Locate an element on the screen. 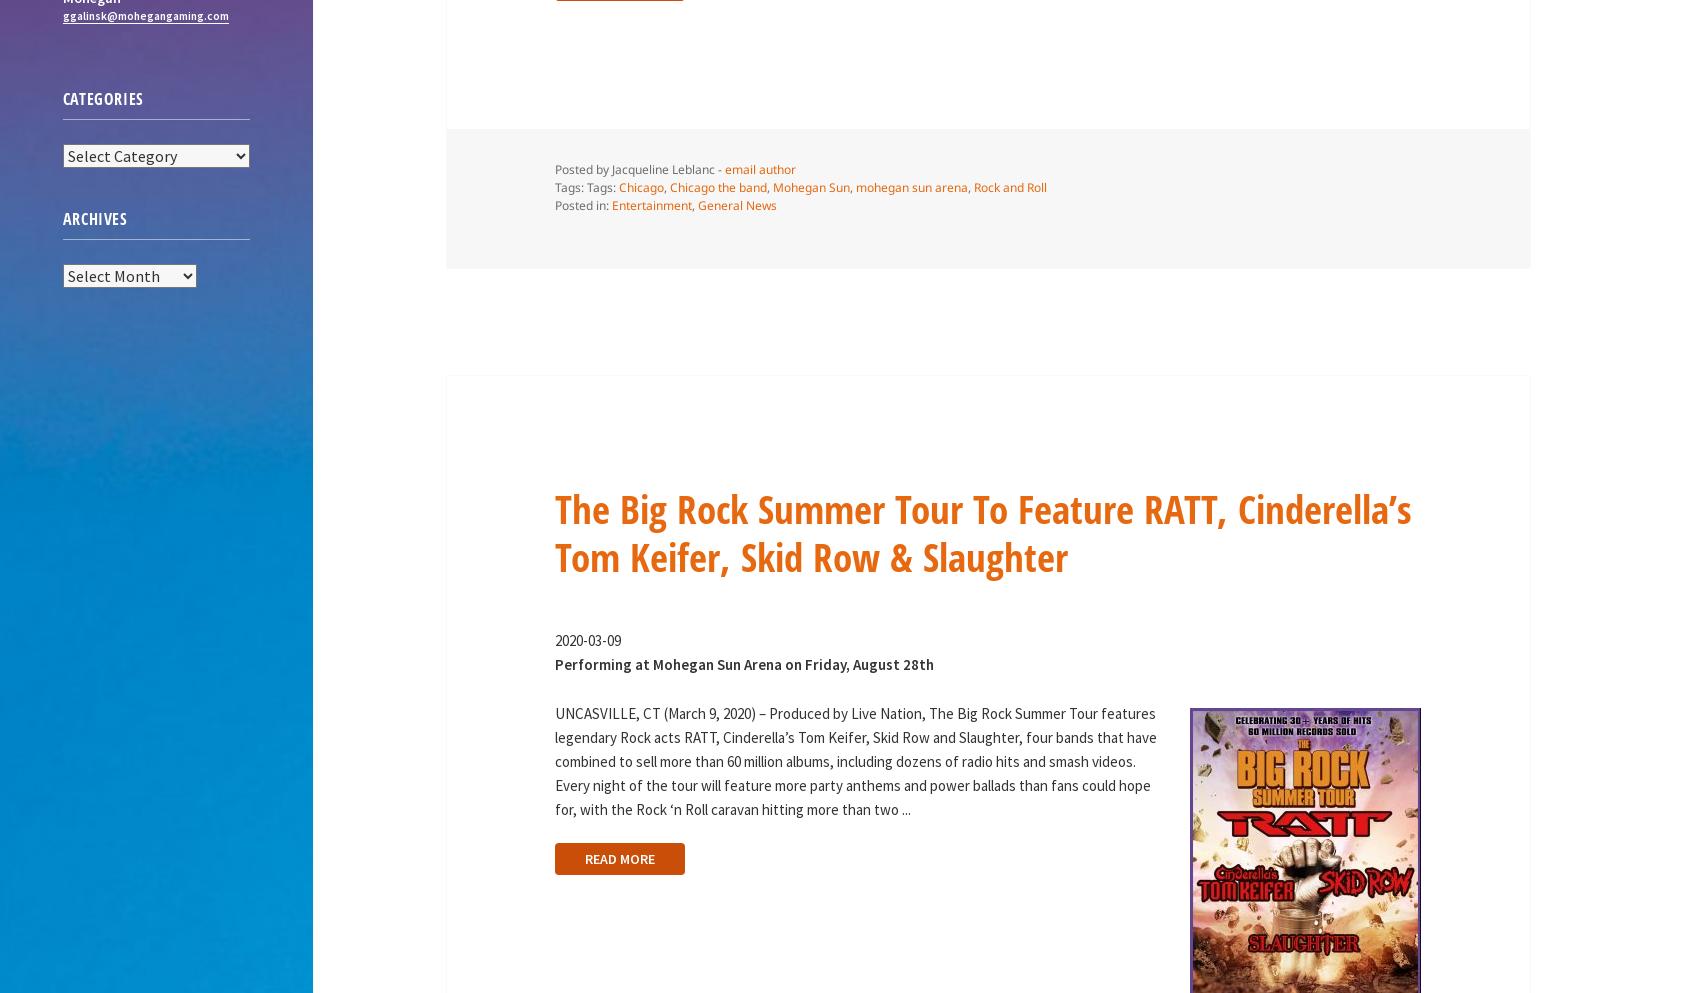 Image resolution: width=1692 pixels, height=993 pixels. 'Performing at Mohegan Sun Arena on Friday, August 28th' is located at coordinates (742, 663).